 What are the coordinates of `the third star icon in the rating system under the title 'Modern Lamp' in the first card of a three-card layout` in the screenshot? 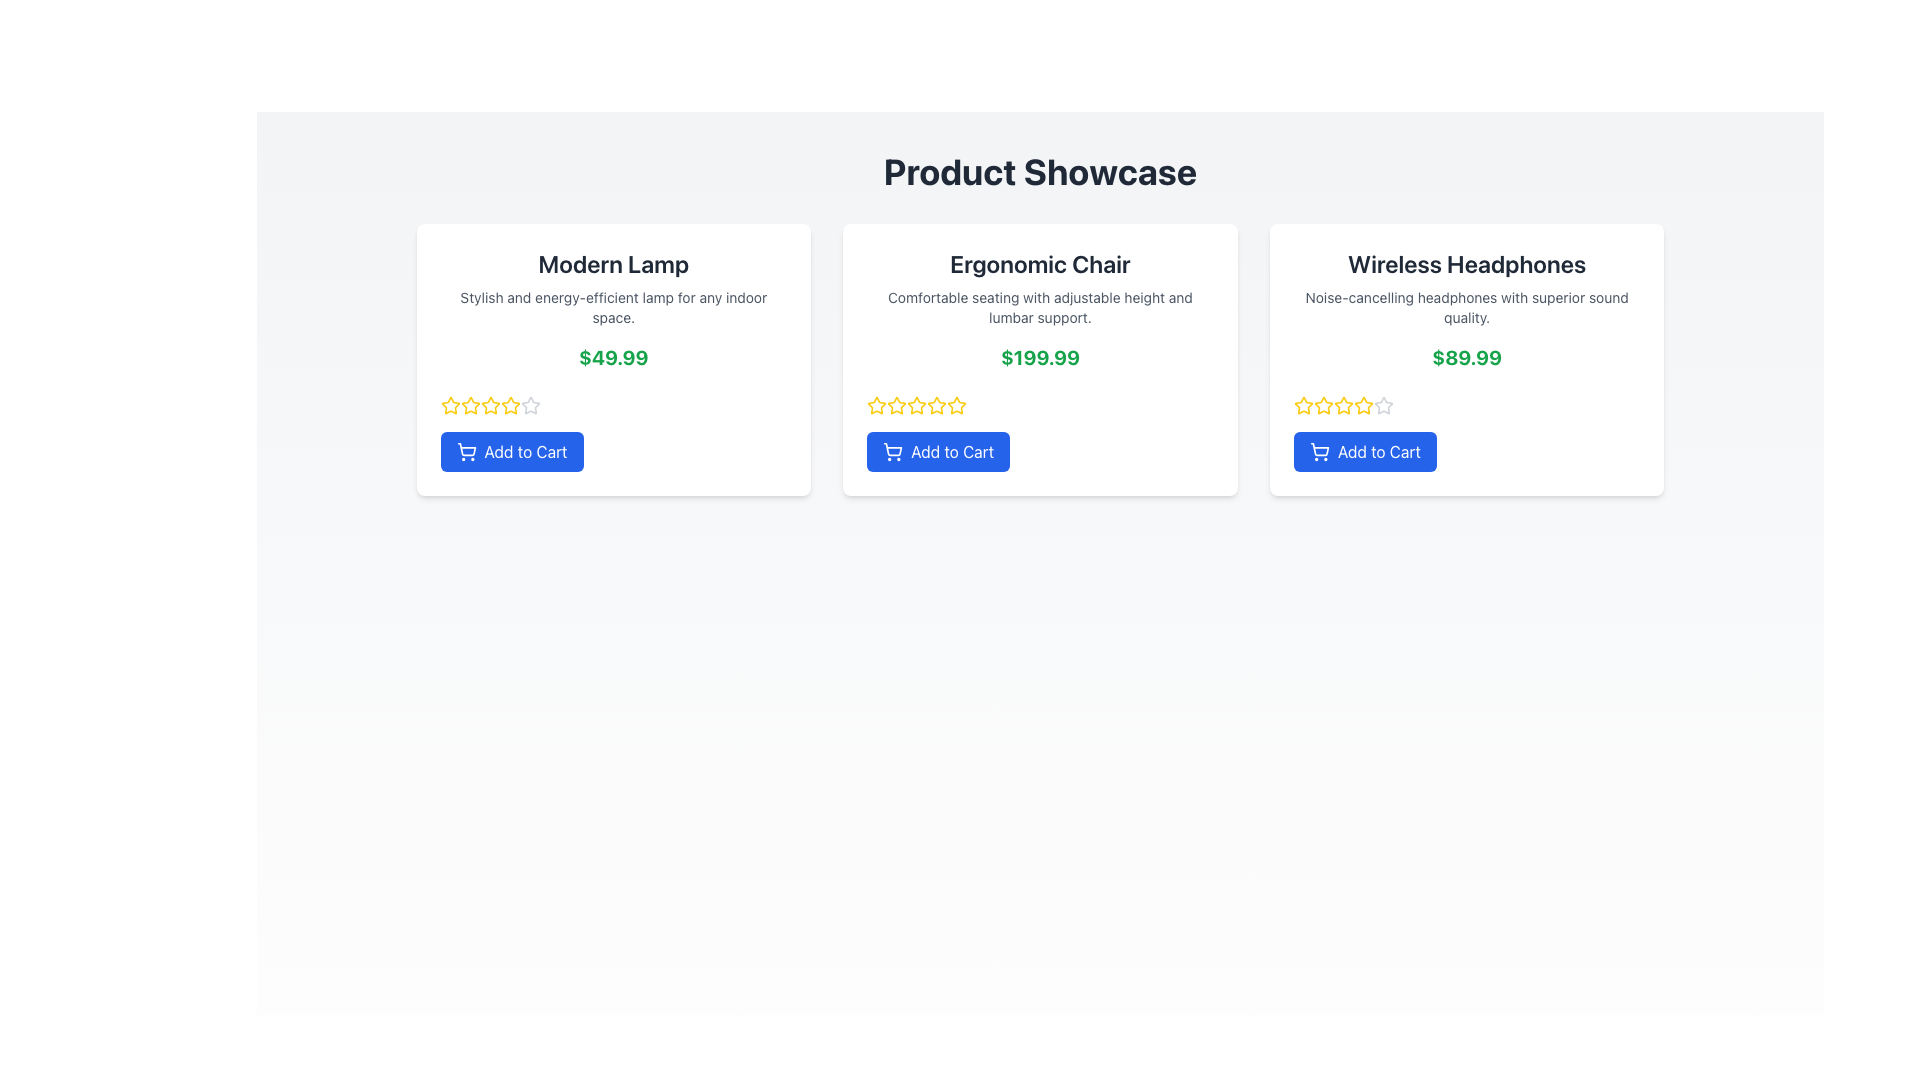 It's located at (510, 405).